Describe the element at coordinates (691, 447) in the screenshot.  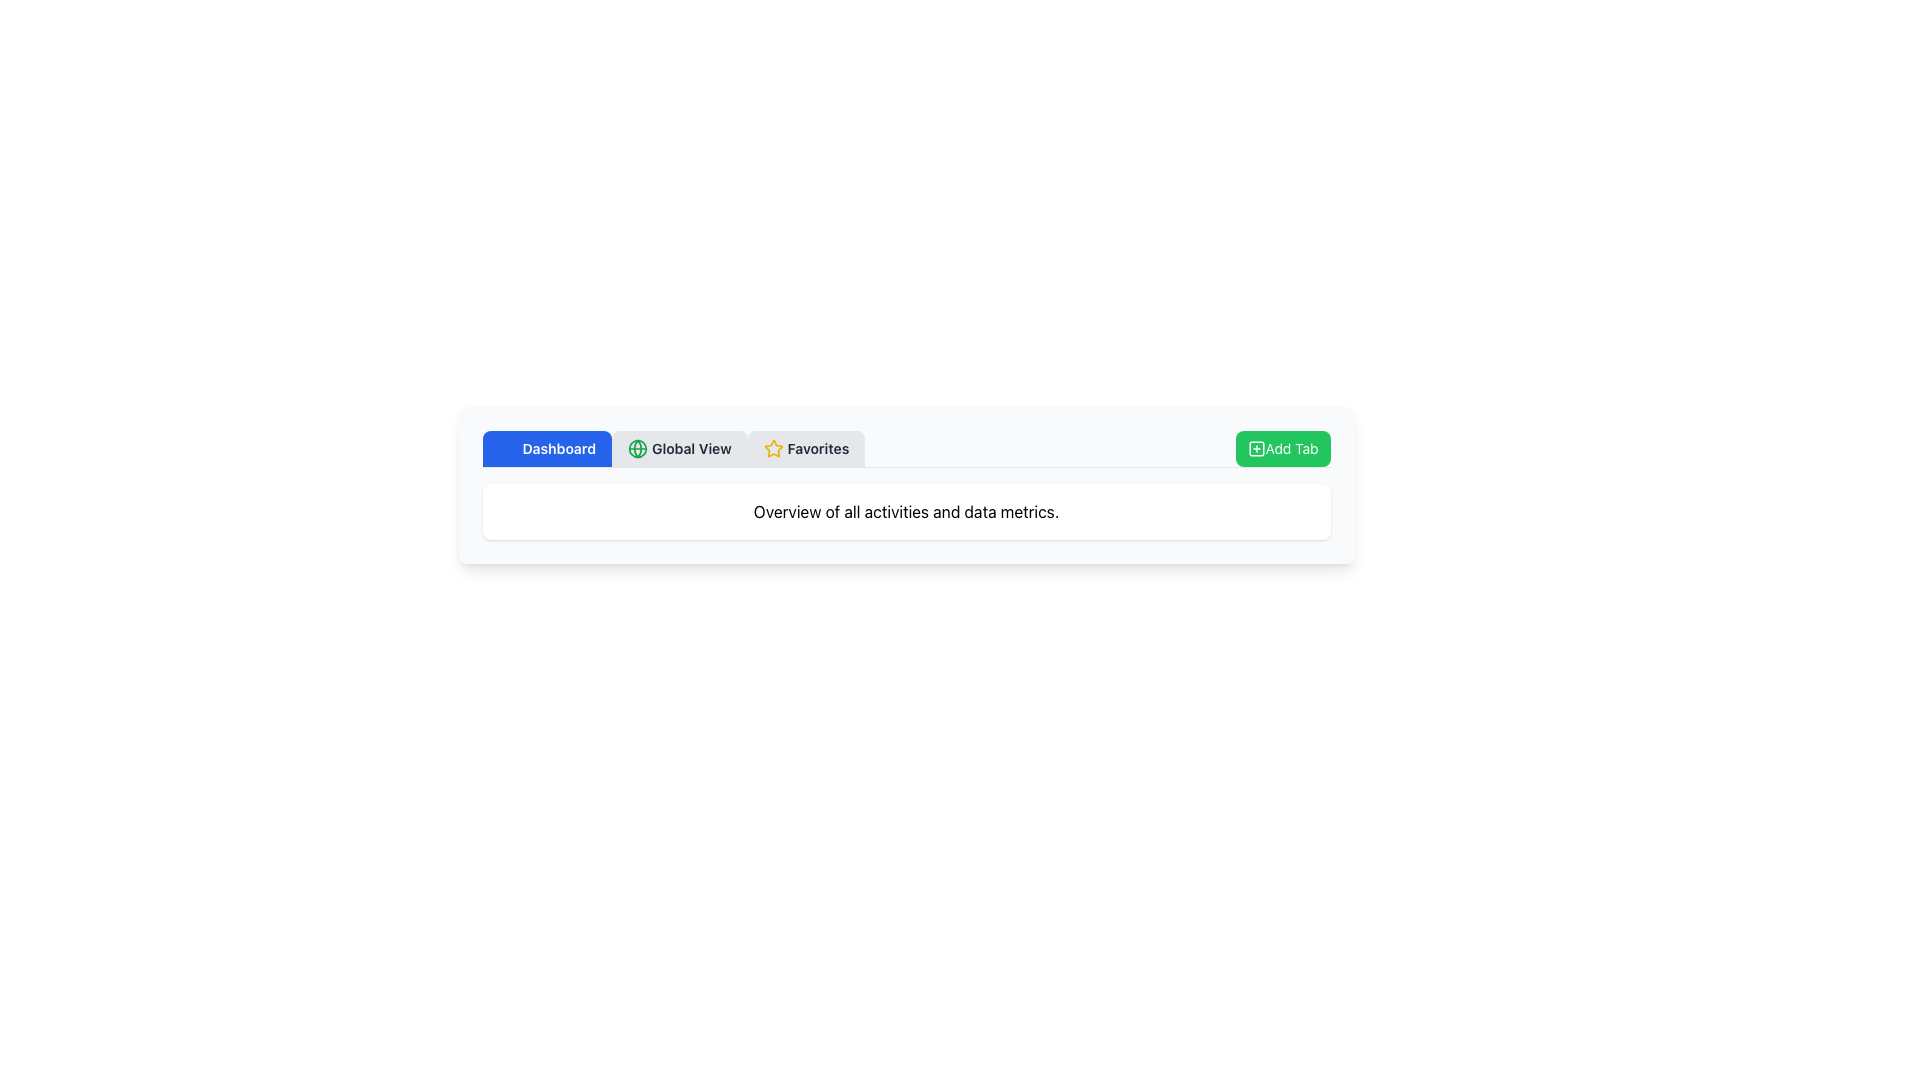
I see `the 'Global View' text label to switch to the 'Global View' section, which is positioned between the 'Dashboard' and 'Favorites' tabs in the navigational tab list` at that location.